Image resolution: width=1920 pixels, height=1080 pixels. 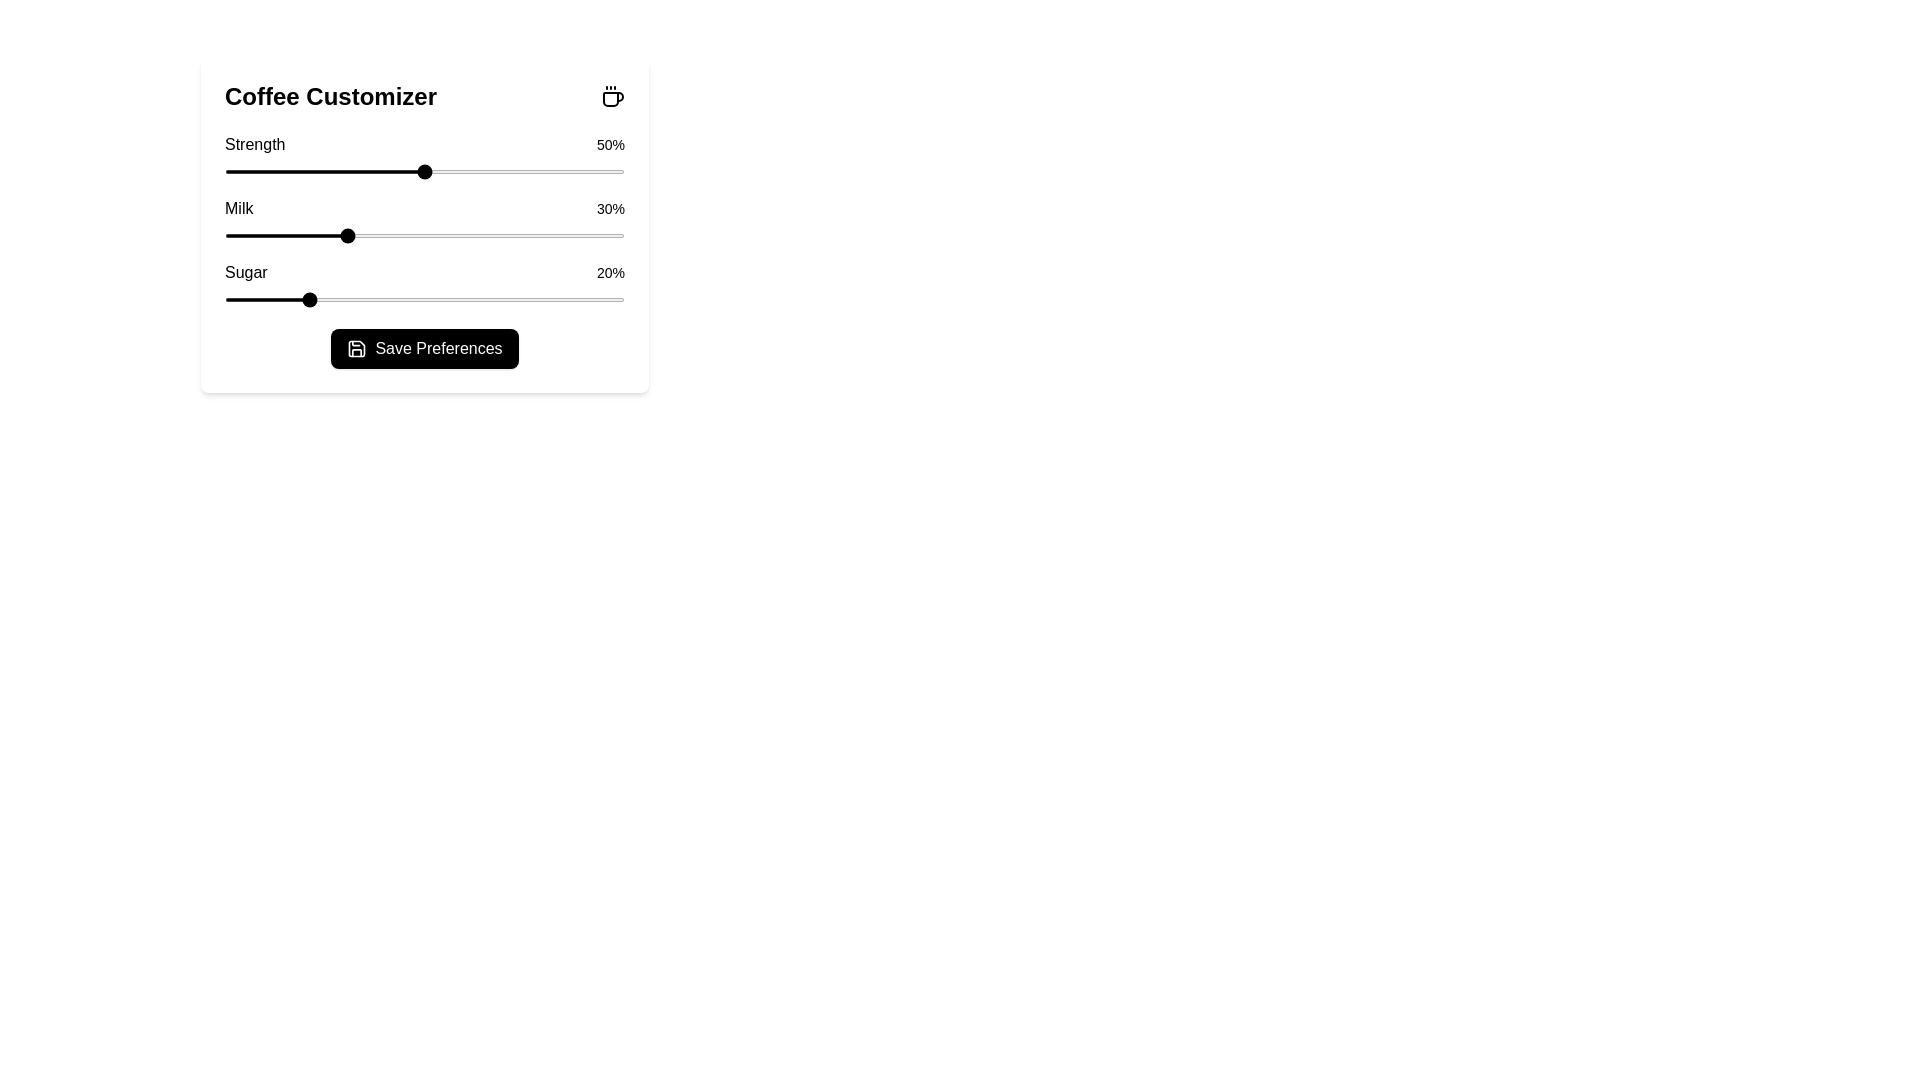 I want to click on the sugar level, so click(x=296, y=300).